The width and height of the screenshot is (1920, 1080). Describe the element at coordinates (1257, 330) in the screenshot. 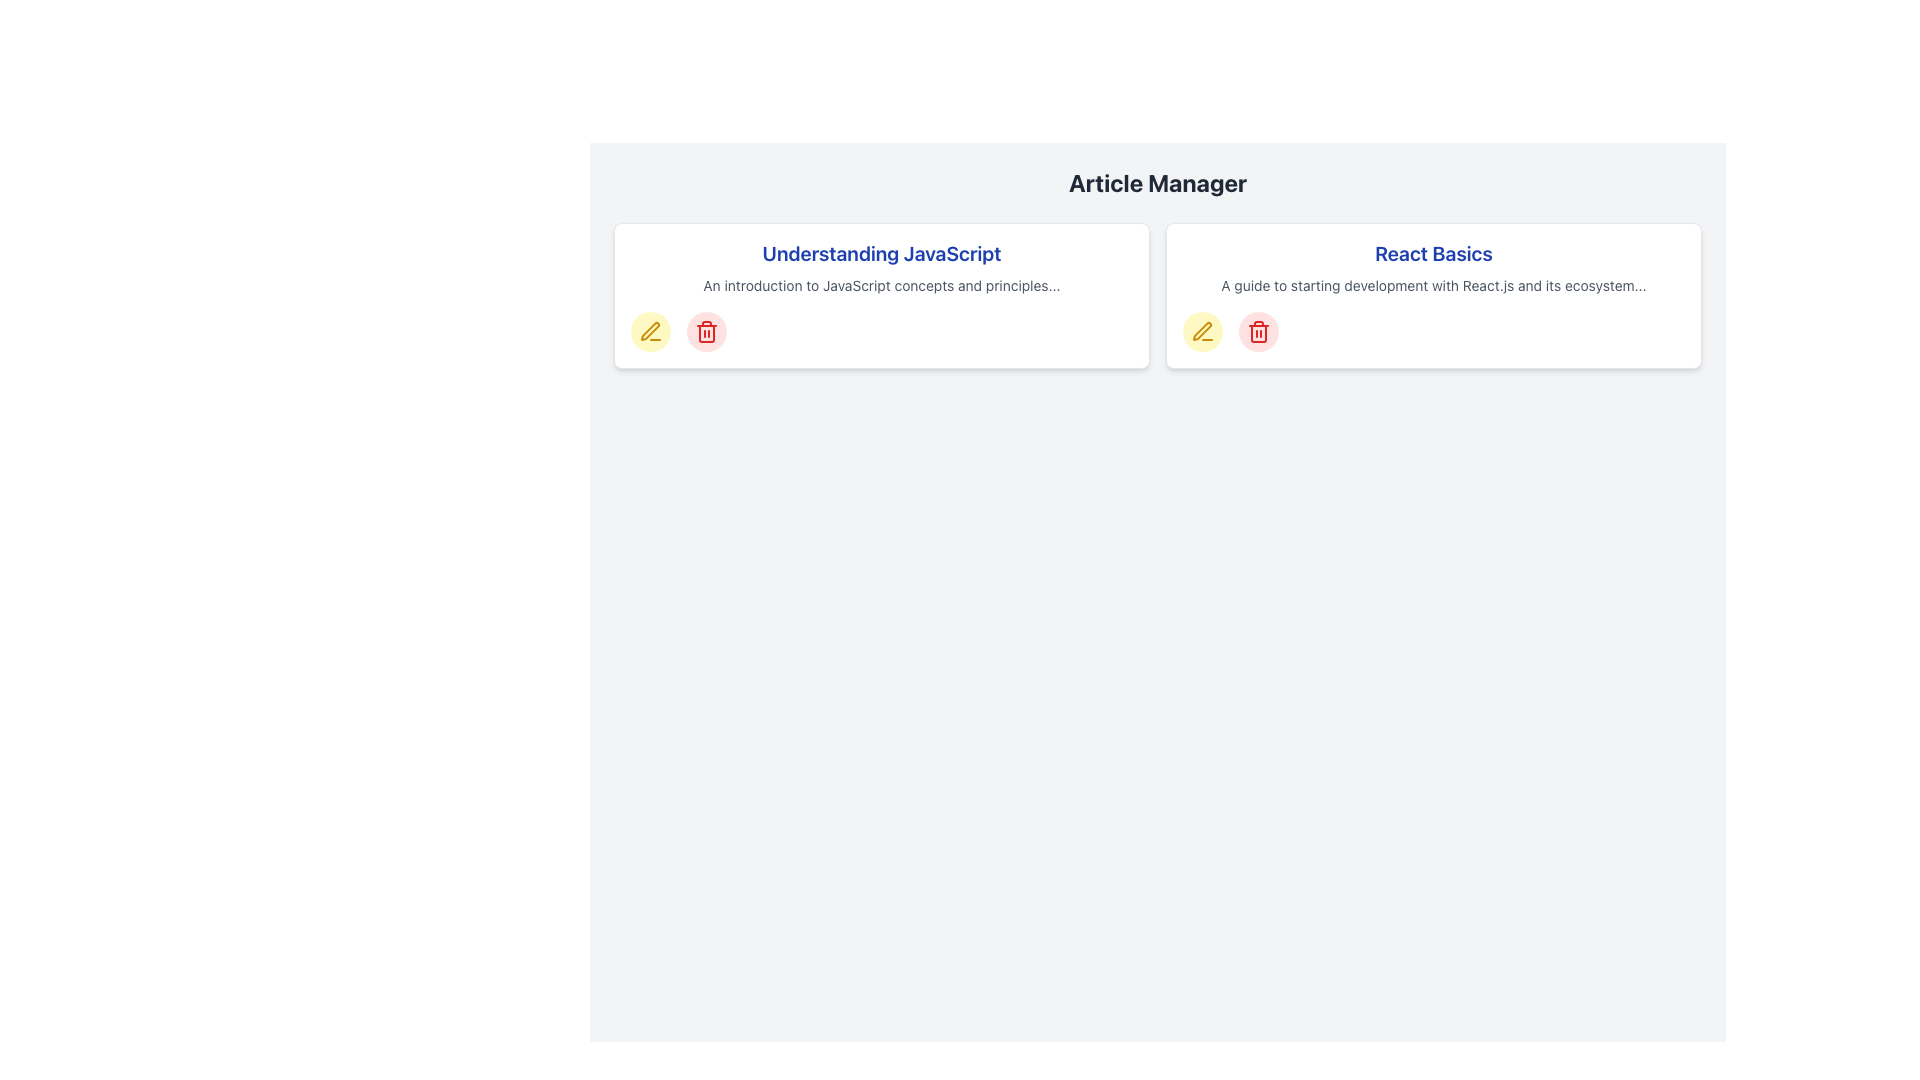

I see `the red trash can icon button, which is the second button in the row of actionable icons below the 'React Basics' article card` at that location.